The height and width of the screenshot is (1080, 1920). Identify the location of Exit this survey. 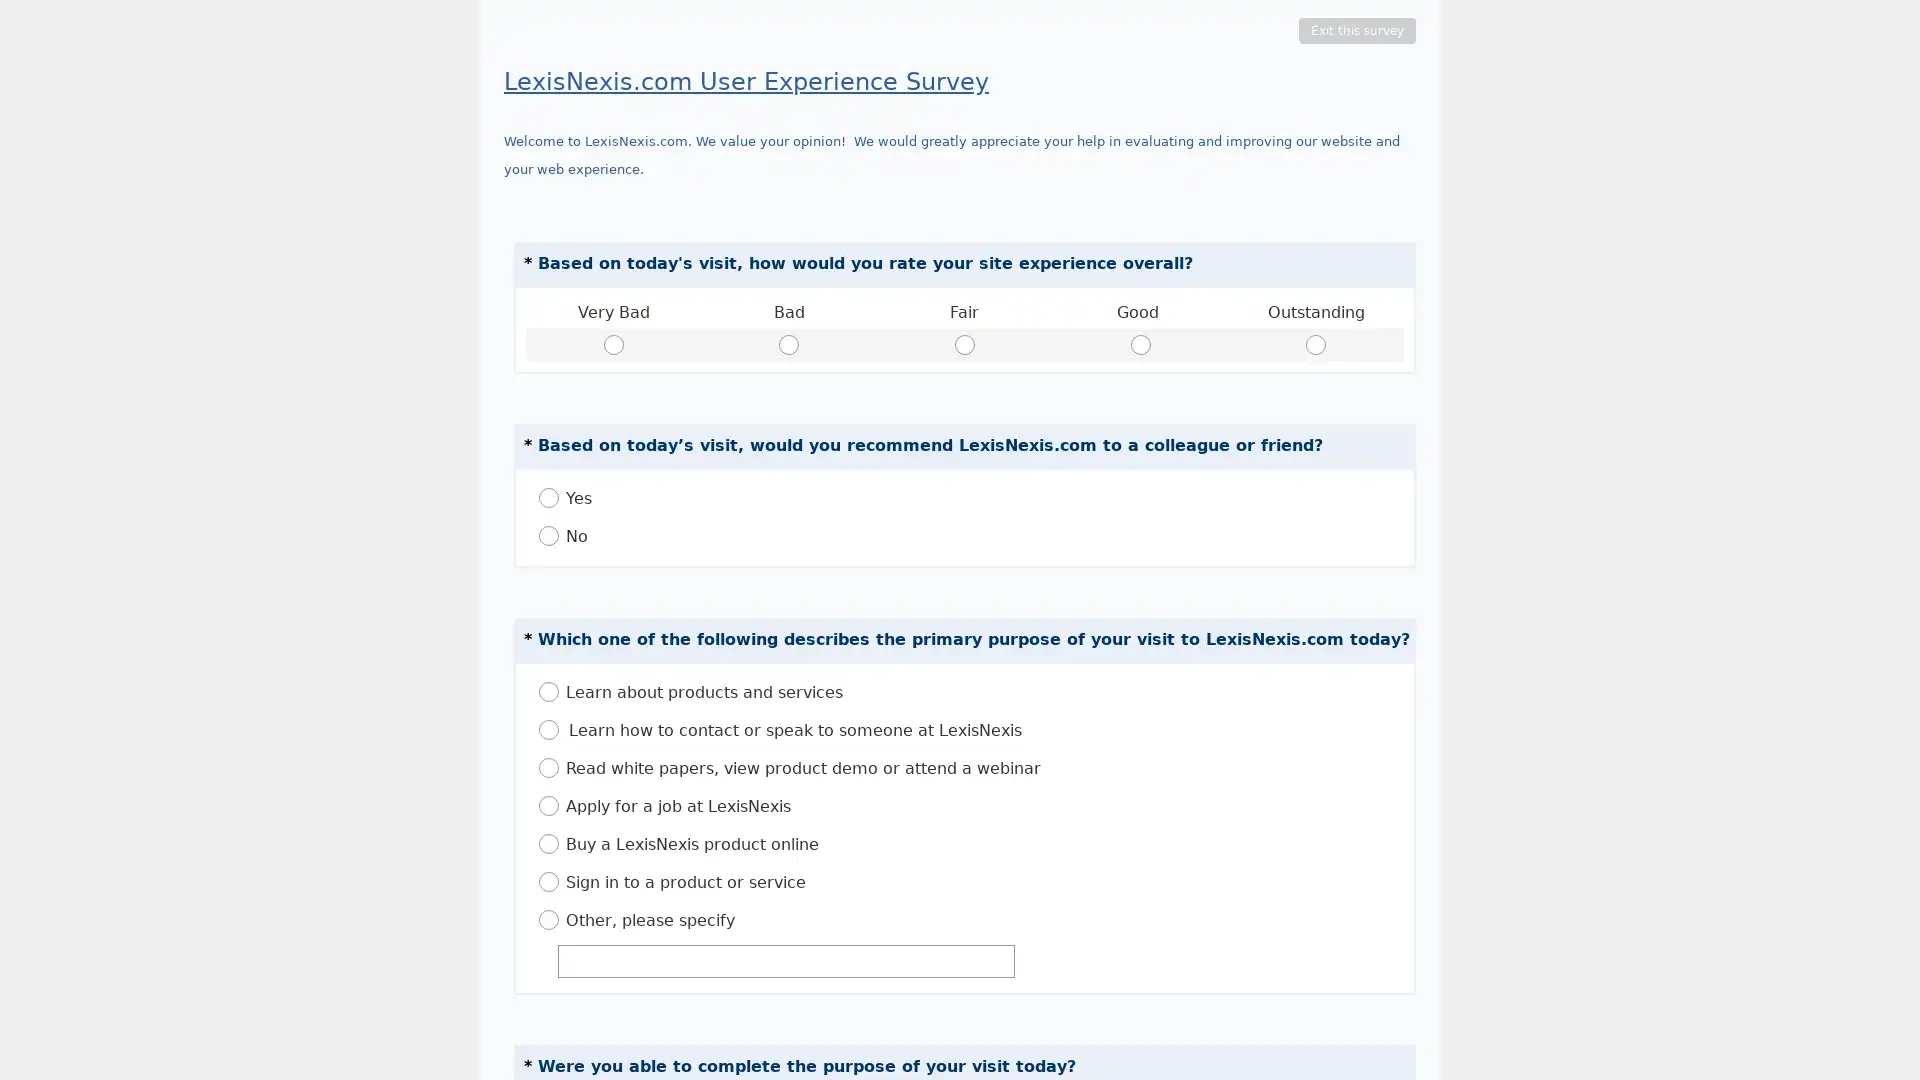
(1357, 30).